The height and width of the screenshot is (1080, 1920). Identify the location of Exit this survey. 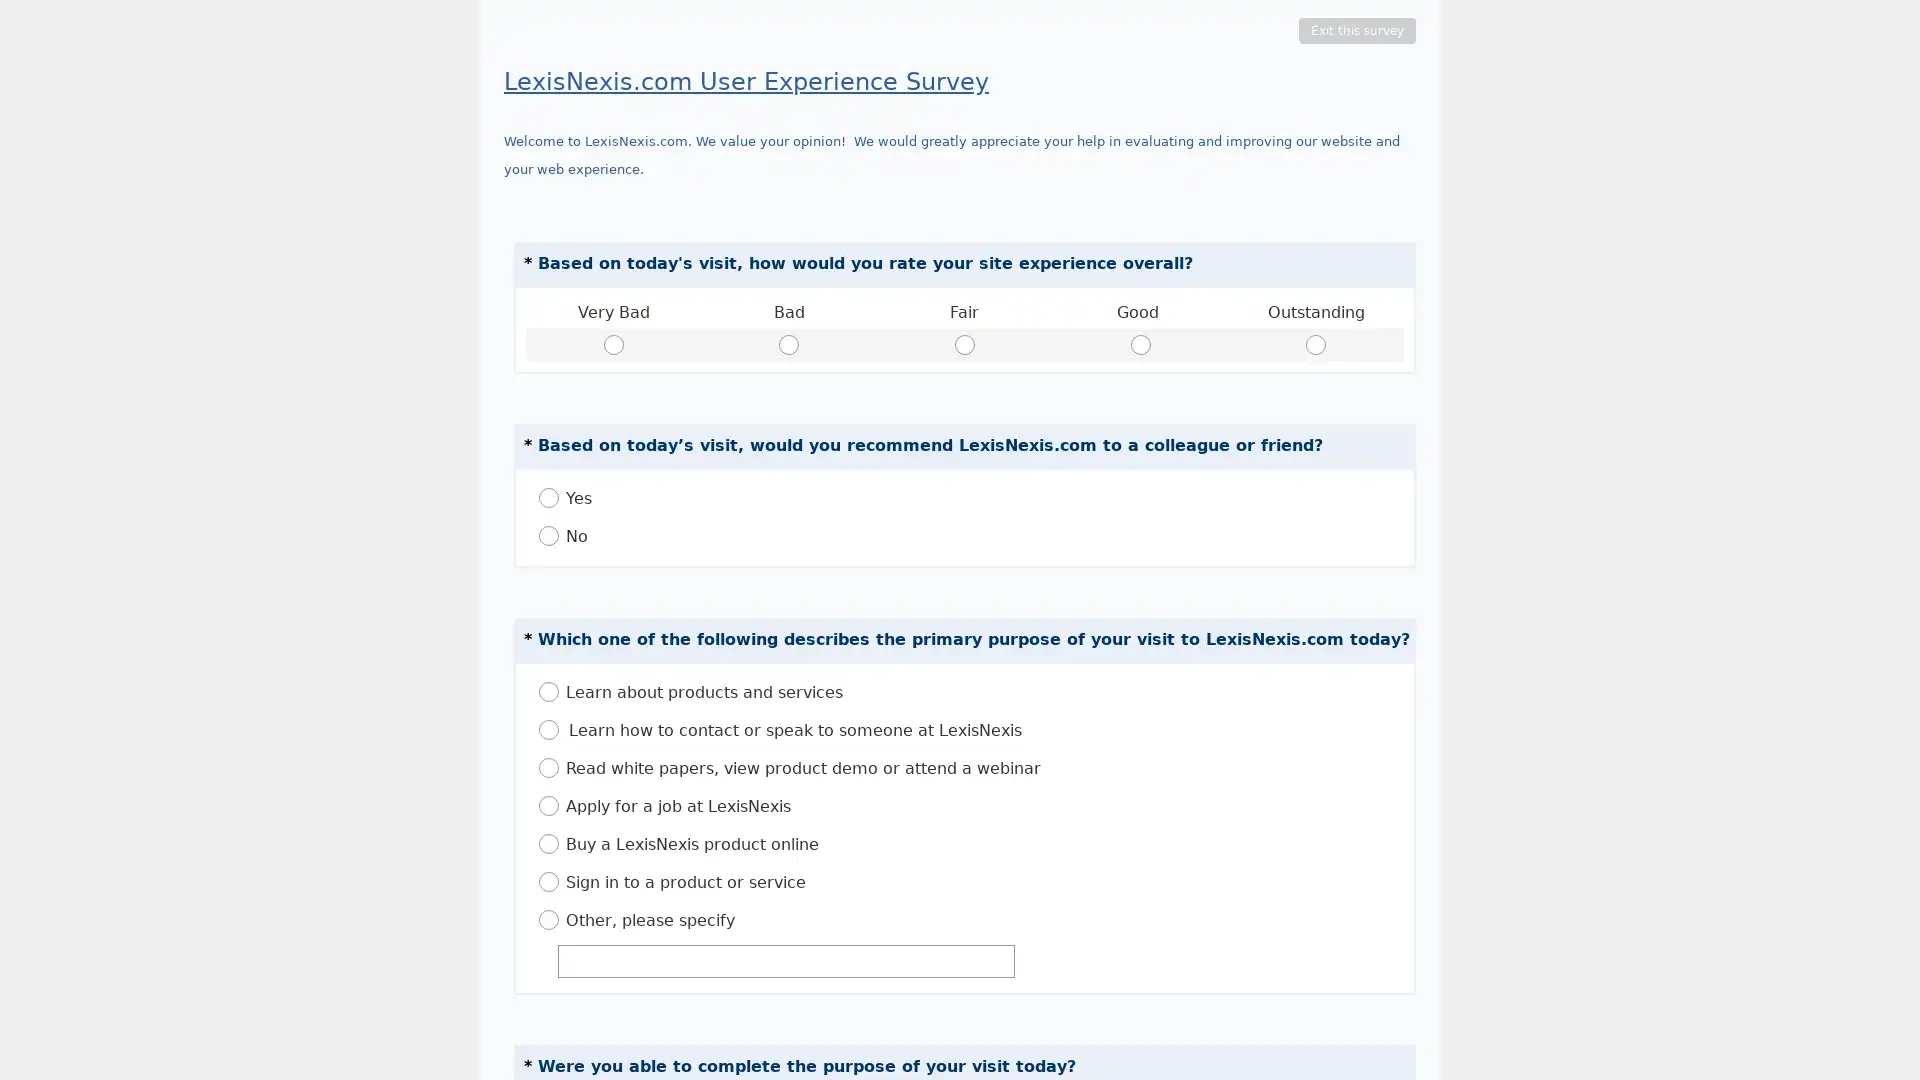
(1357, 30).